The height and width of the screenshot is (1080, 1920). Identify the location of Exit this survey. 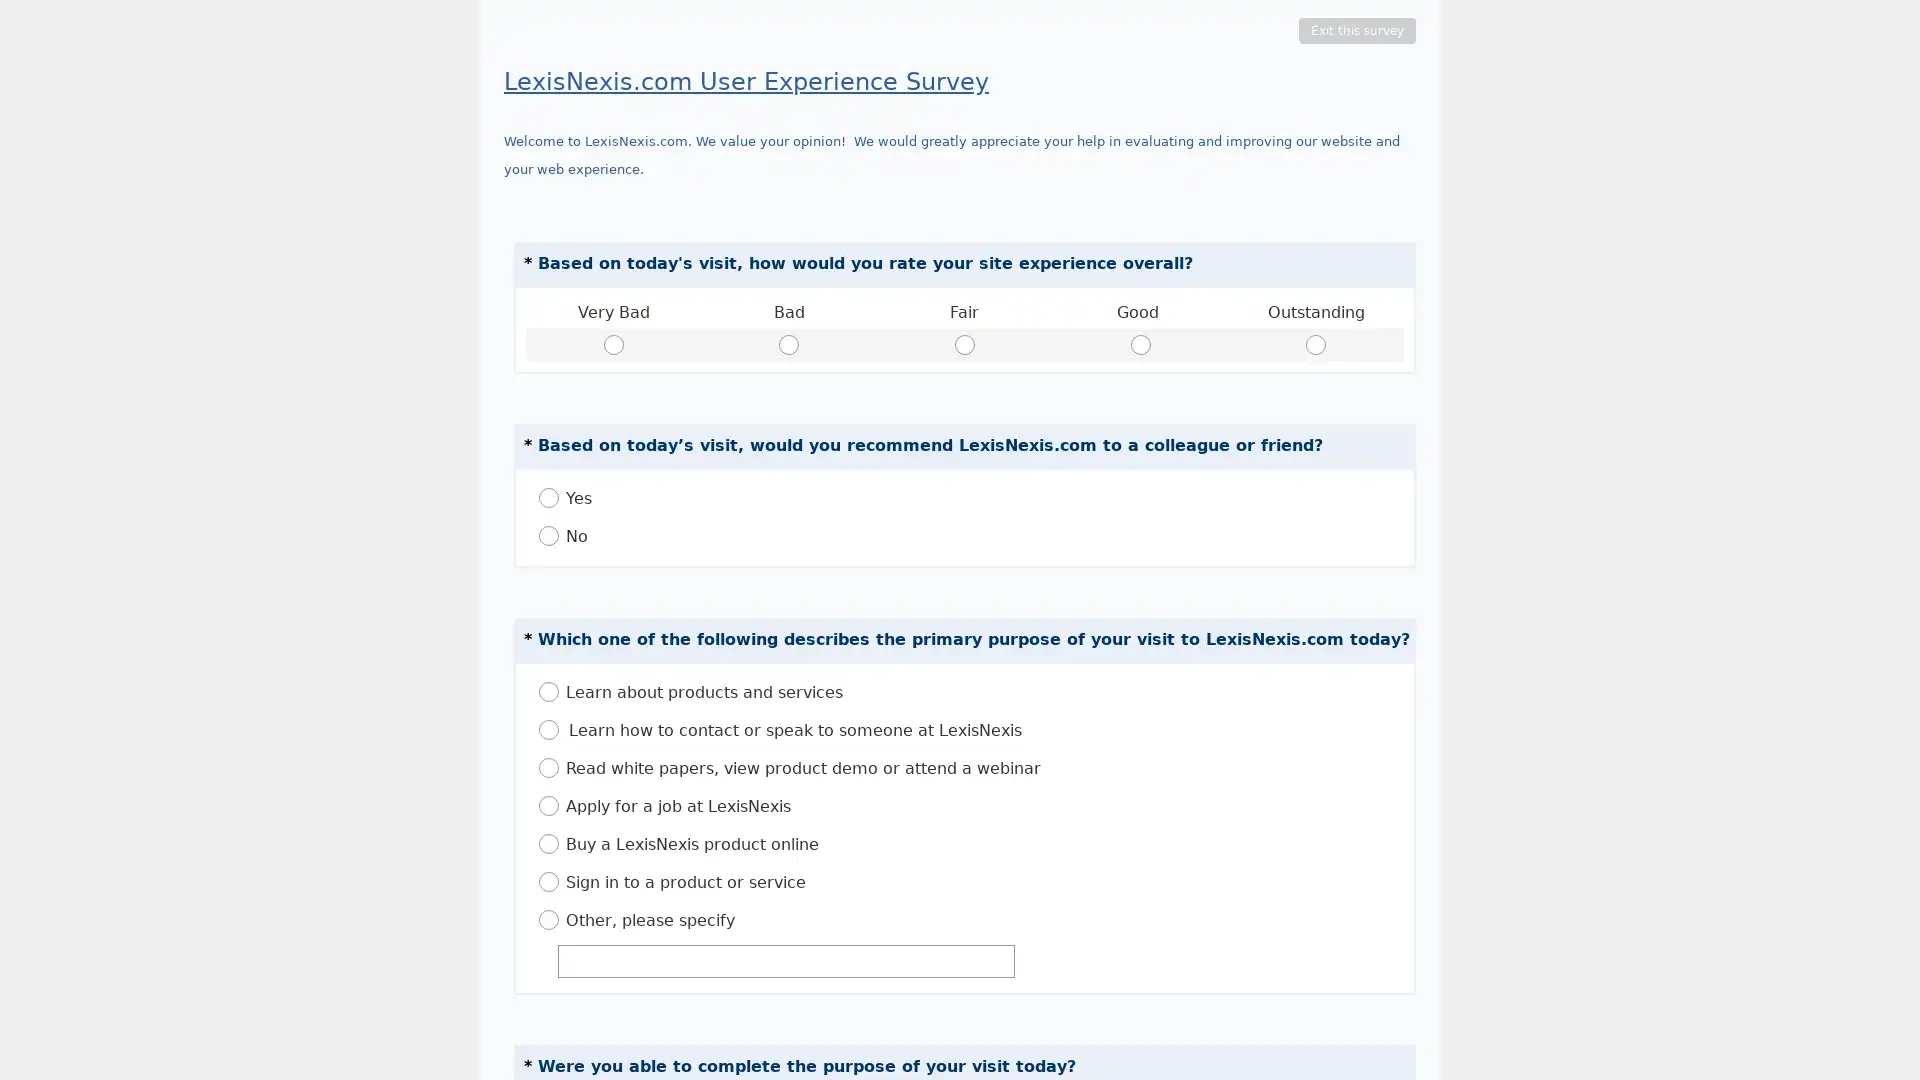
(1357, 30).